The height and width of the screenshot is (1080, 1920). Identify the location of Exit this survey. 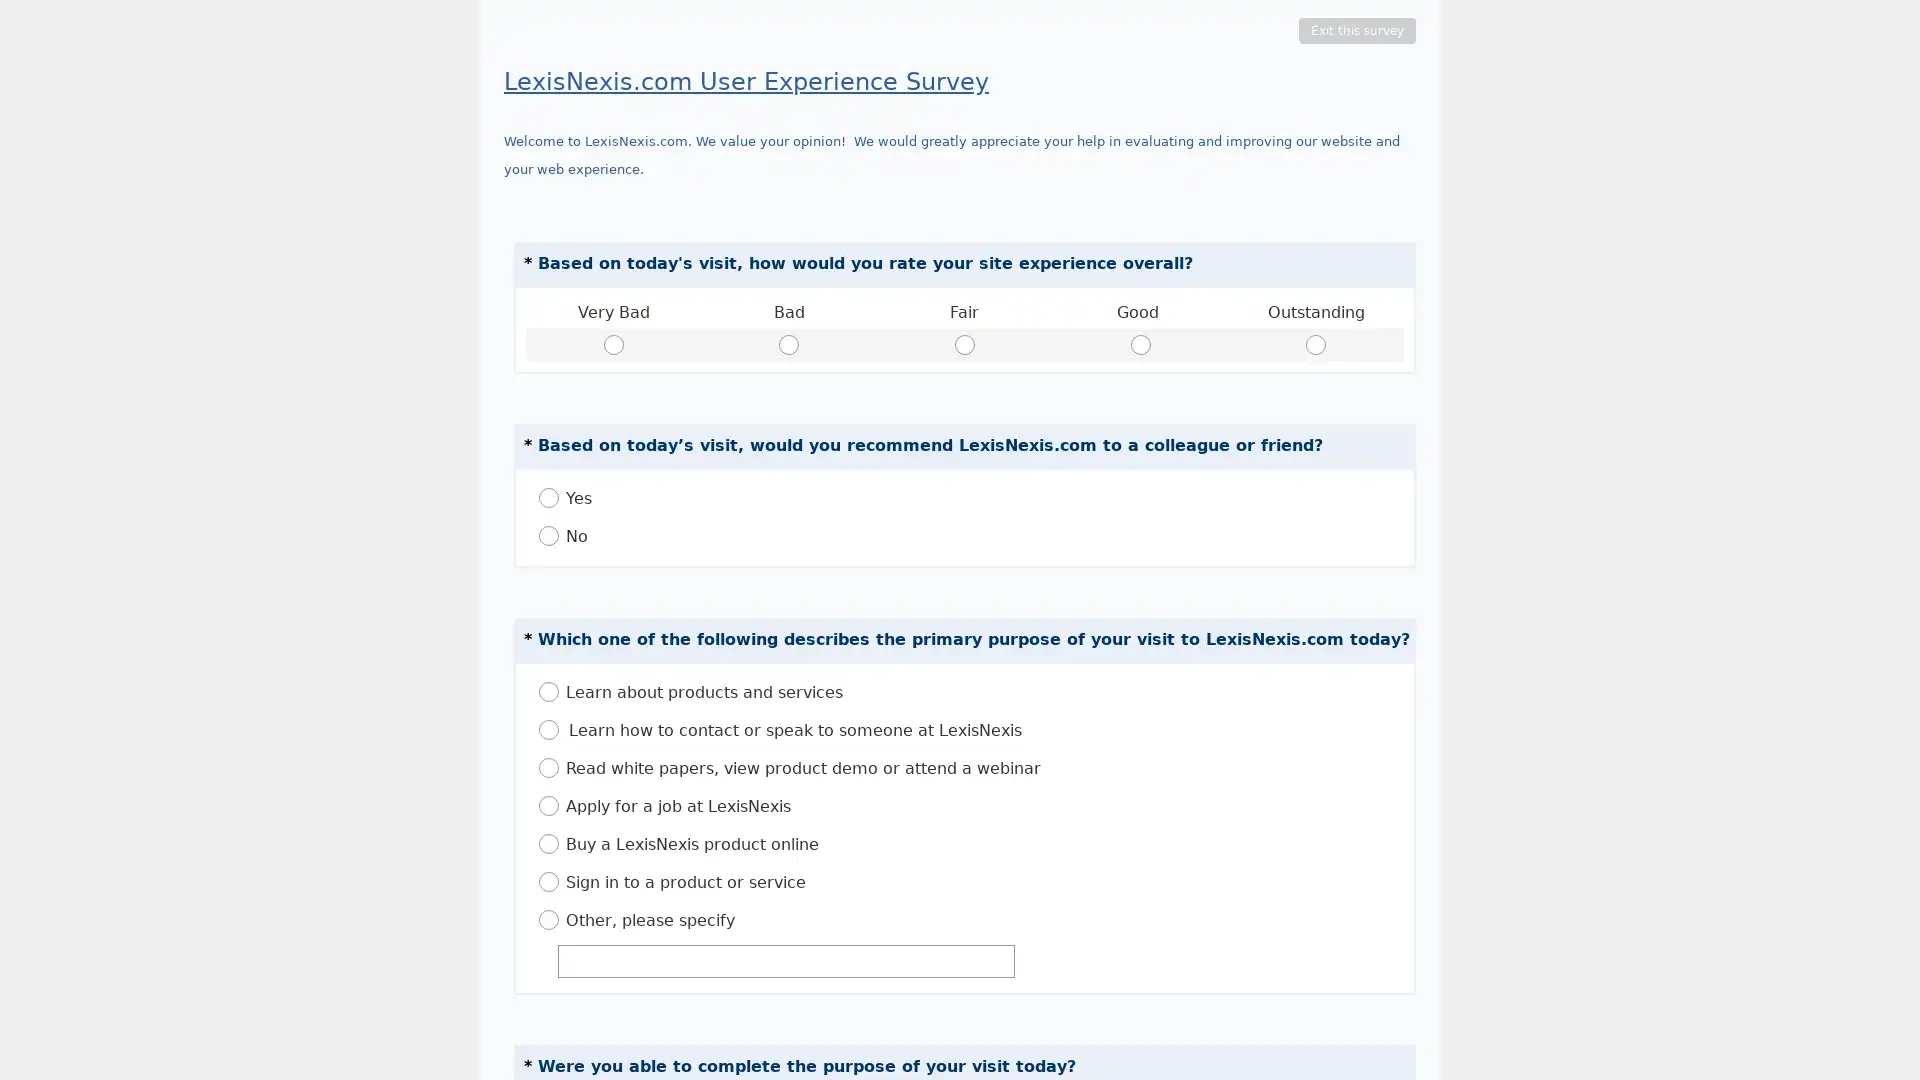
(1357, 30).